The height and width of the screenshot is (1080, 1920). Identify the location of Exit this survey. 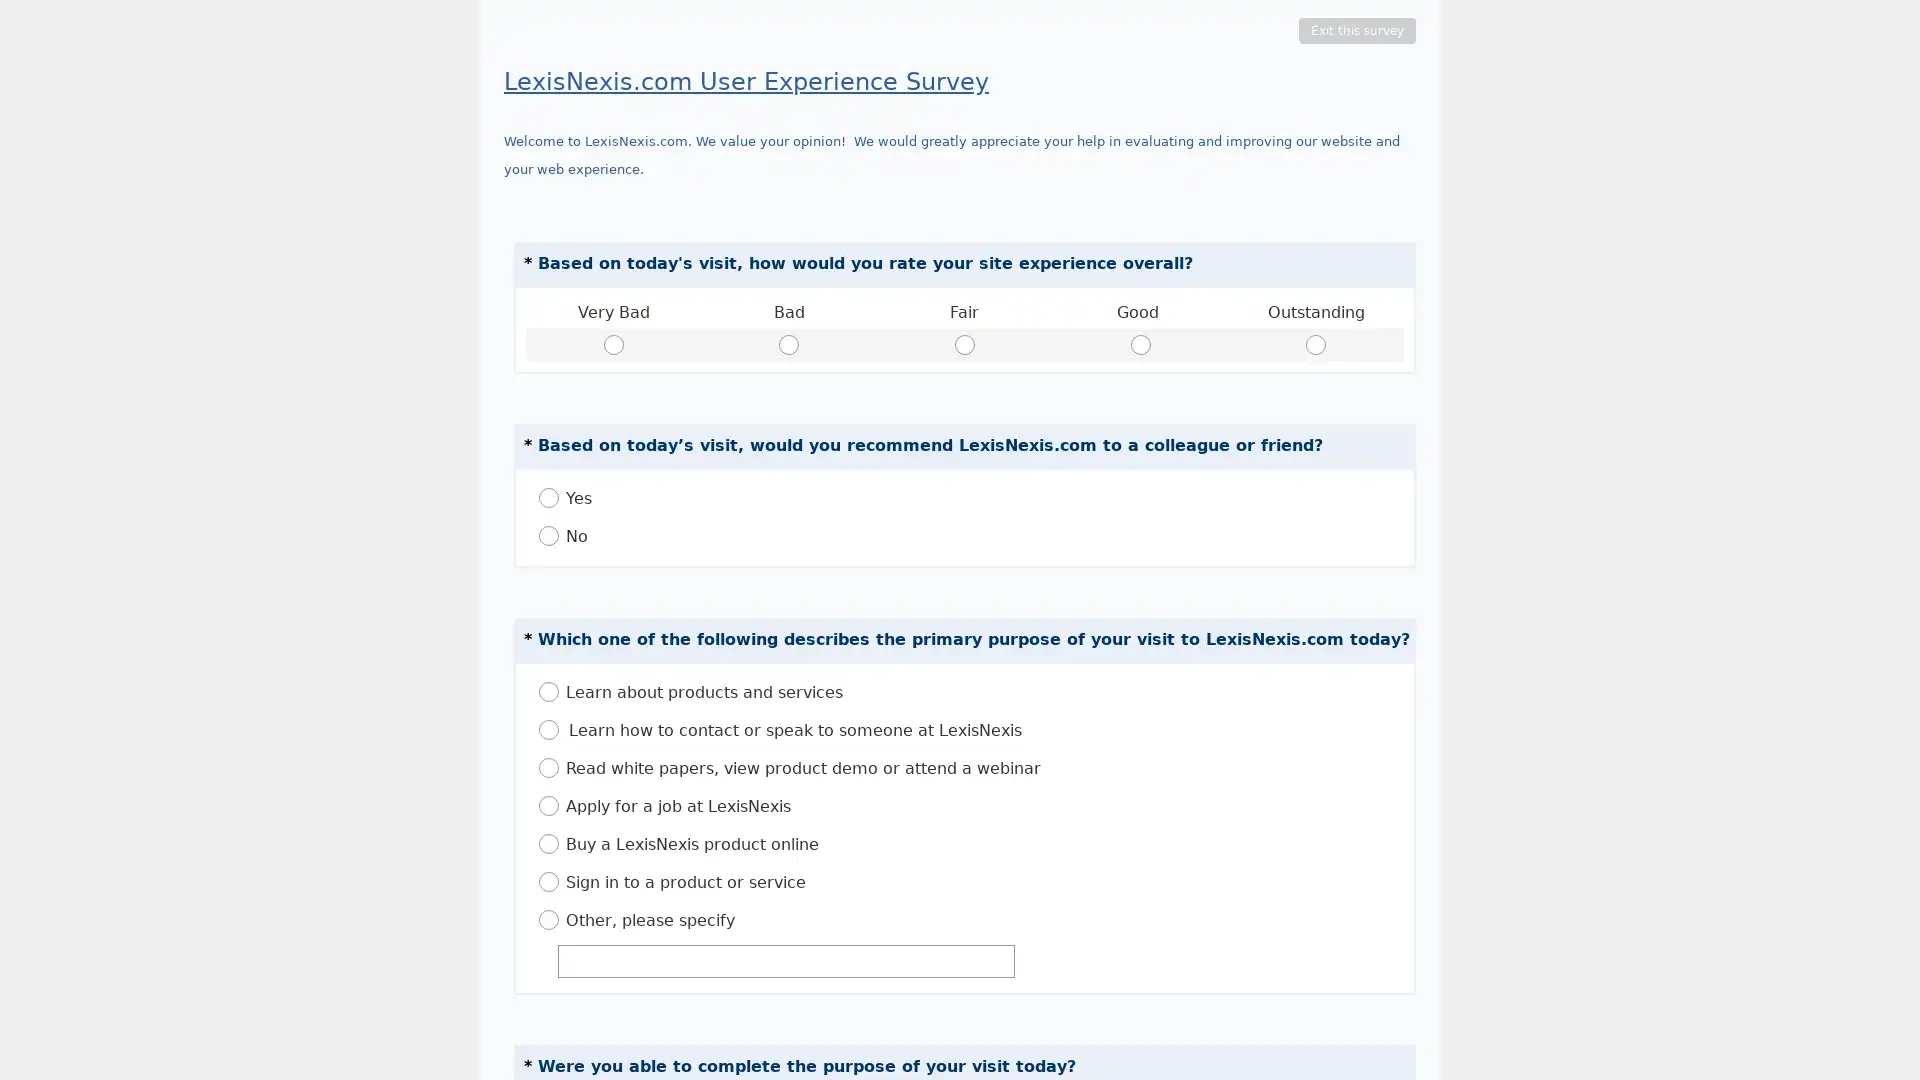
(1357, 30).